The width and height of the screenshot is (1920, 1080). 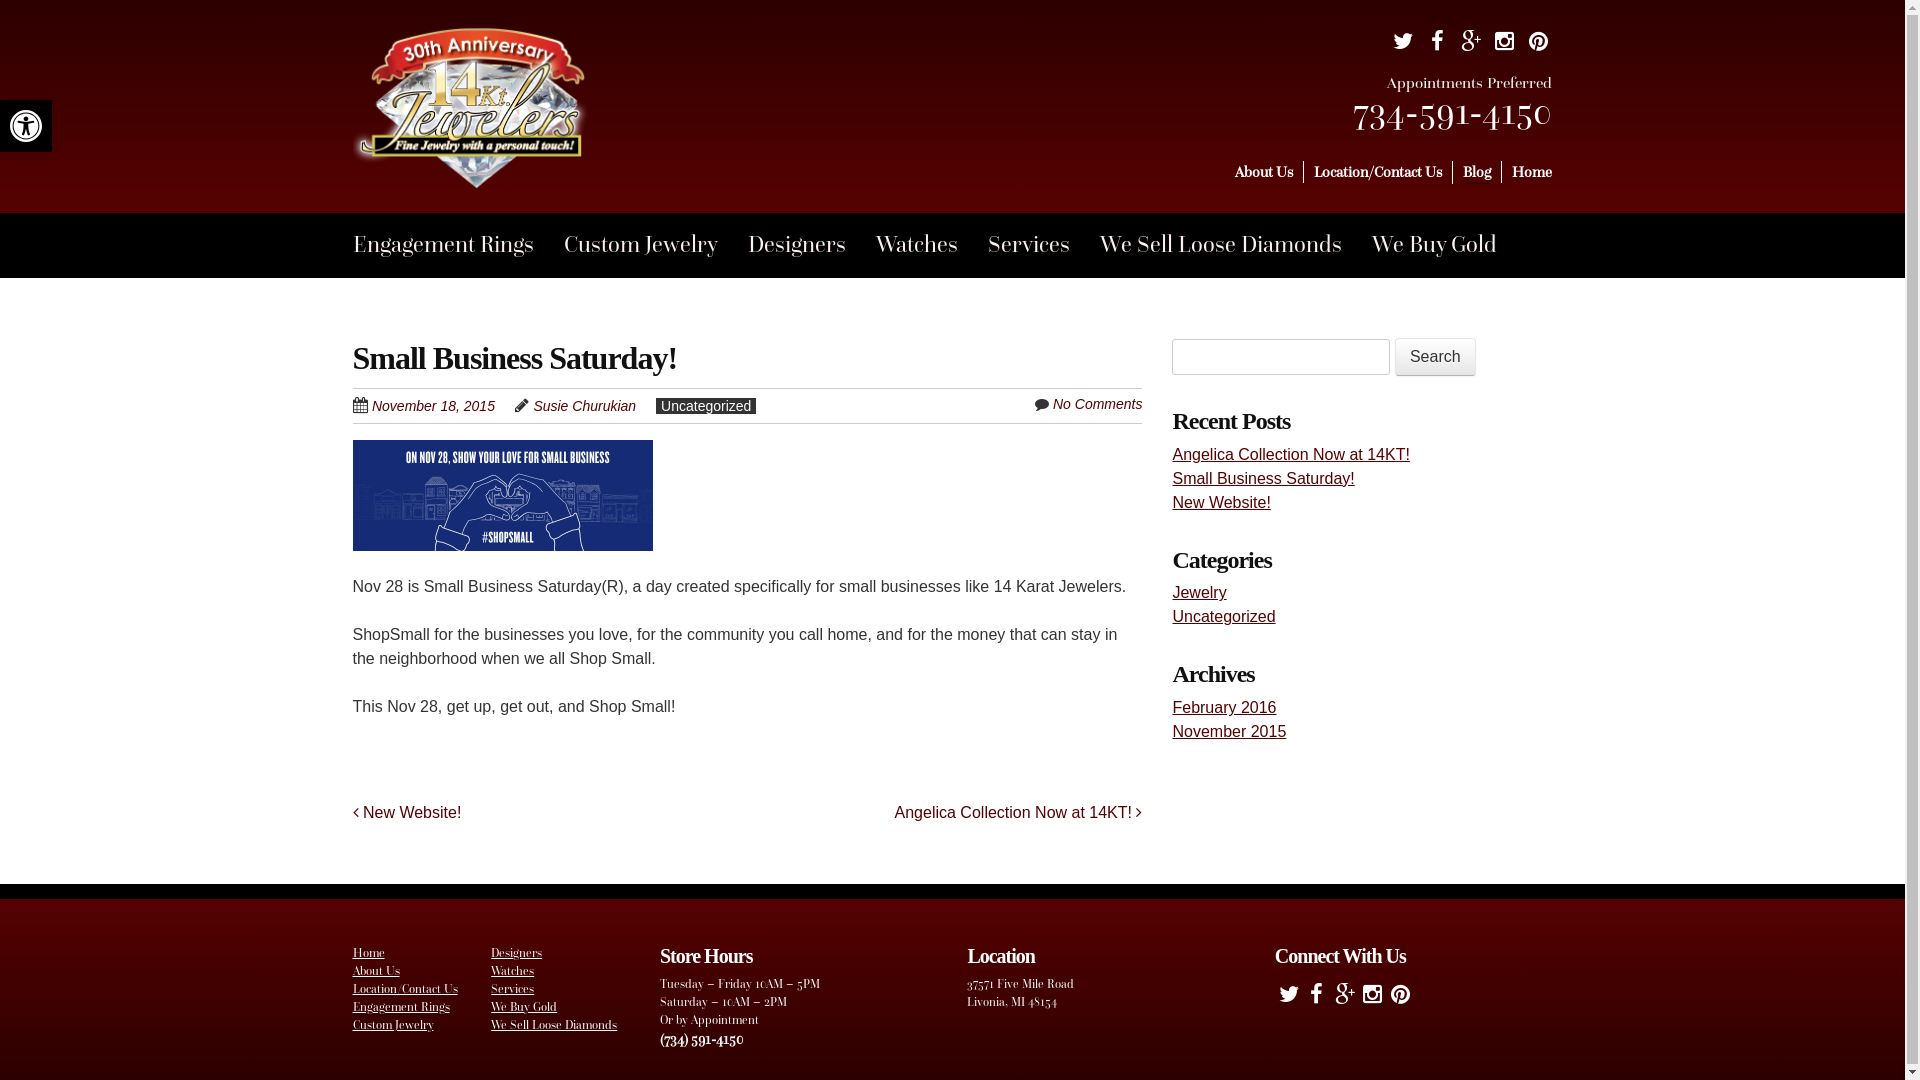 I want to click on 'Follow me on G+', so click(x=1344, y=998).